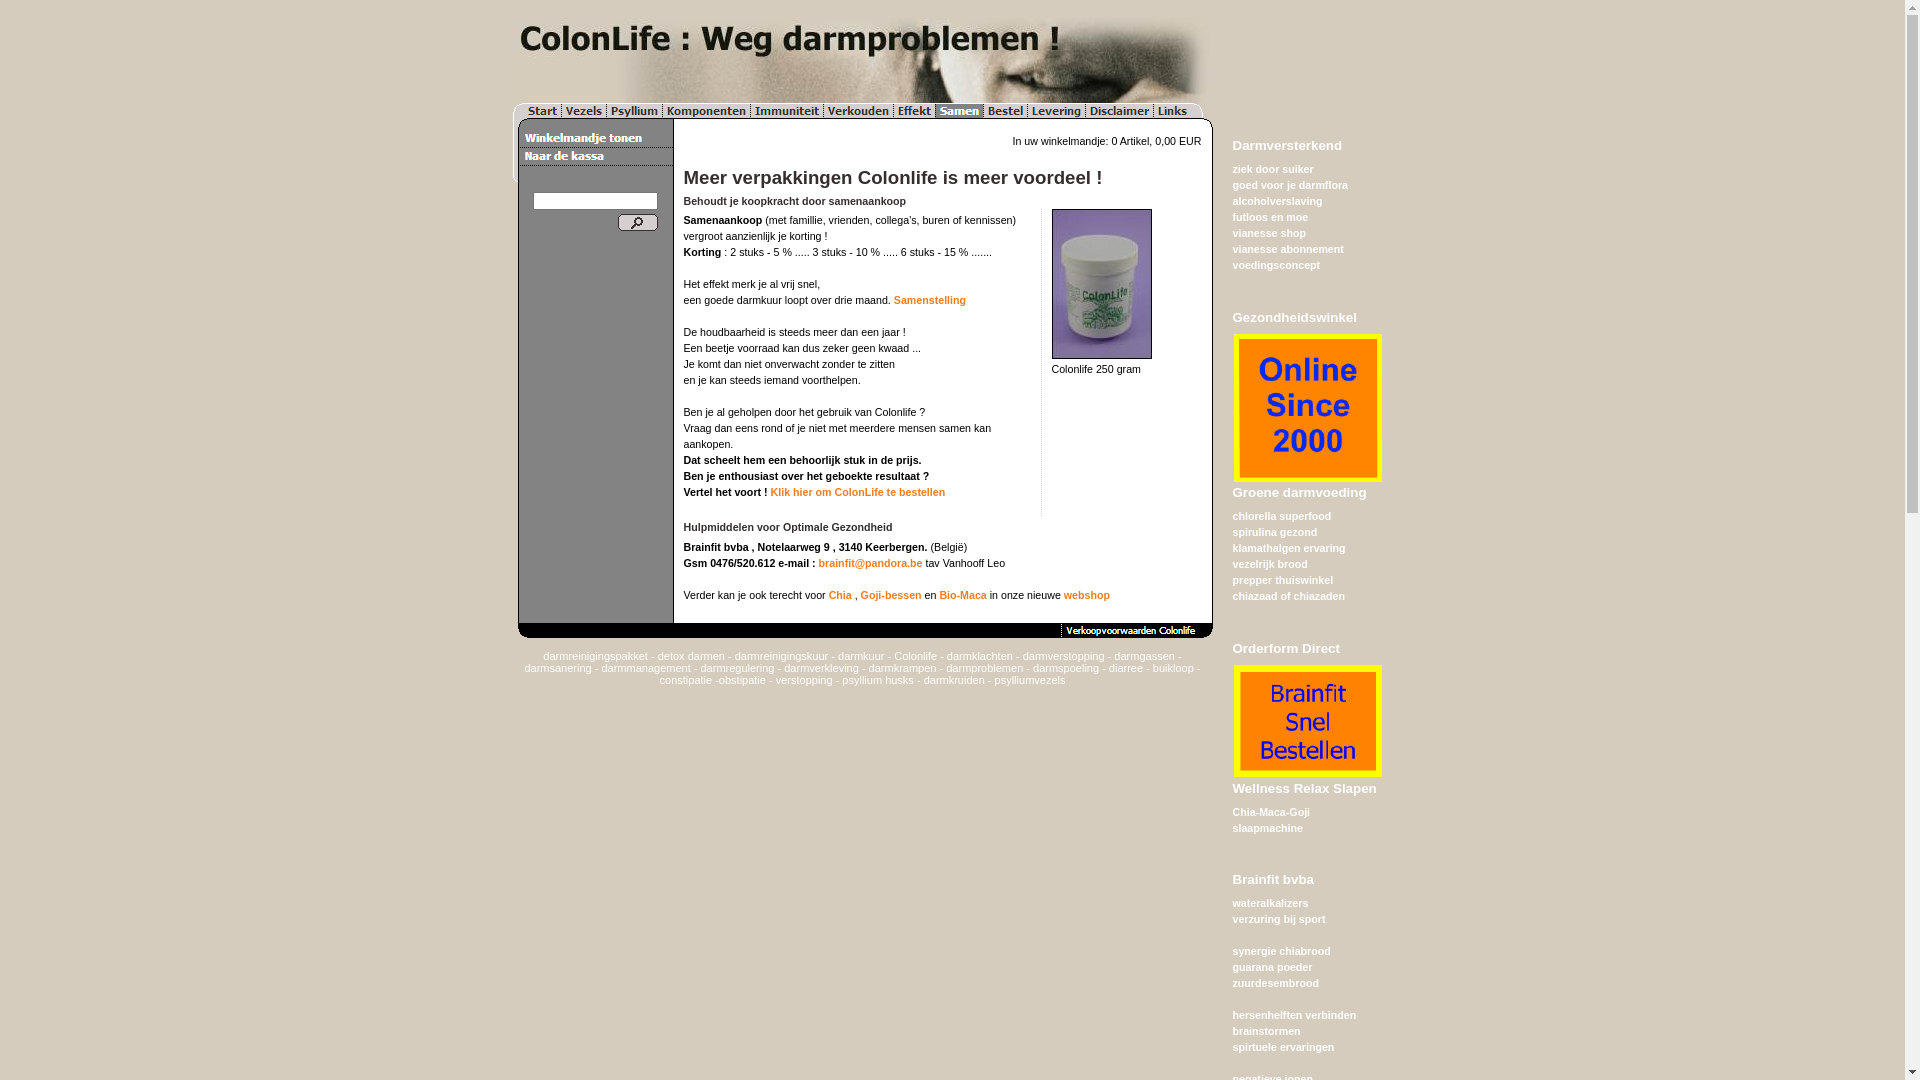  Describe the element at coordinates (1282, 579) in the screenshot. I see `'prepper thuiswinkel'` at that location.